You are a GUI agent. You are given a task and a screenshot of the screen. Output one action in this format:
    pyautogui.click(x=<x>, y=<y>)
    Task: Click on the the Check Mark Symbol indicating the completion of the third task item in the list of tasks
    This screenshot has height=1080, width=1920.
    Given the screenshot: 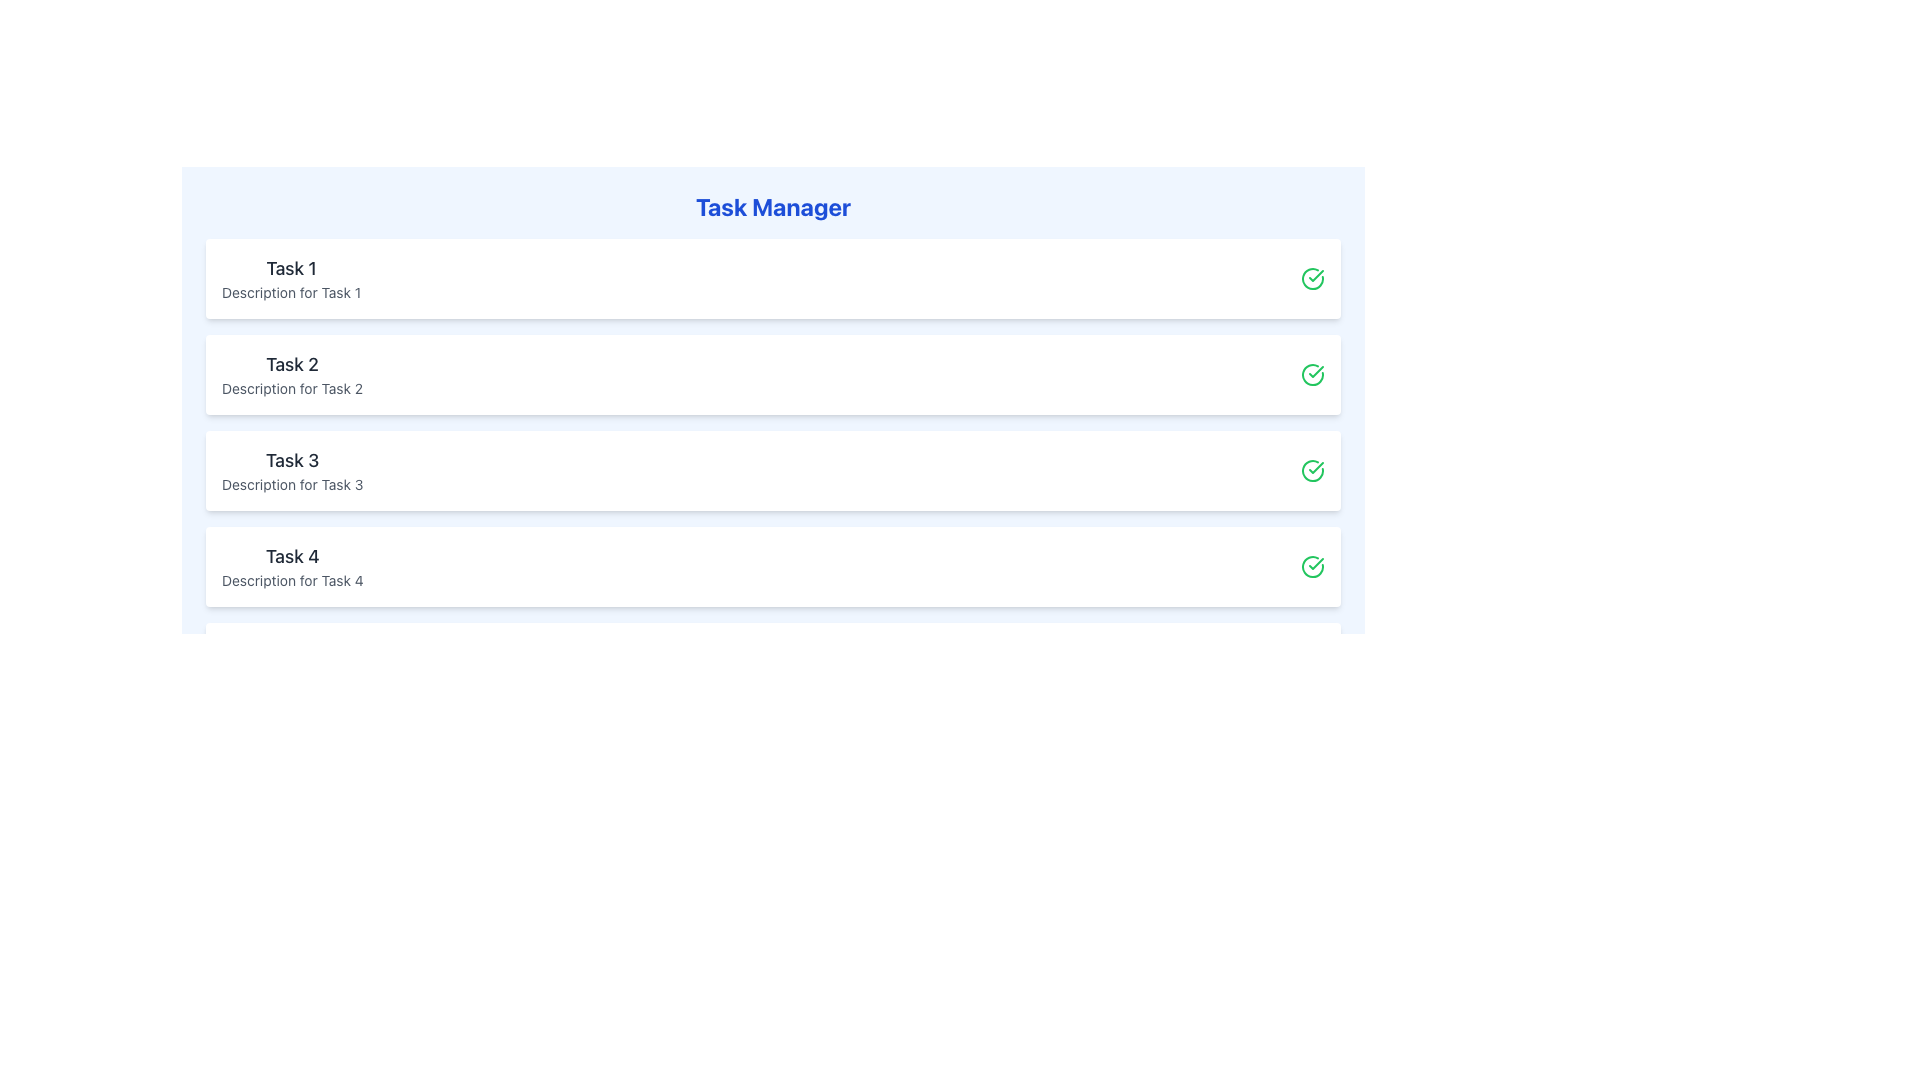 What is the action you would take?
    pyautogui.click(x=1316, y=371)
    